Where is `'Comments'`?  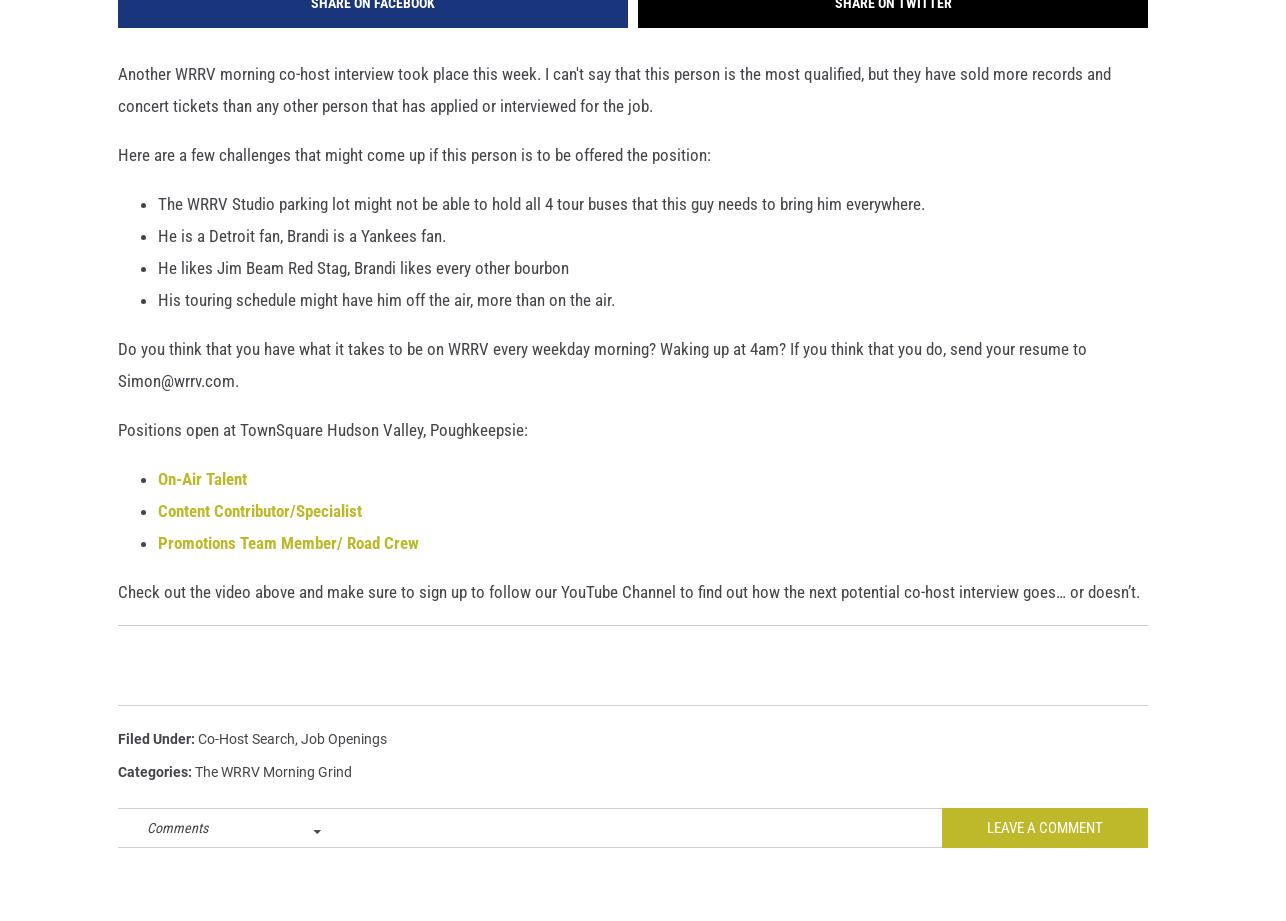
'Comments' is located at coordinates (177, 859).